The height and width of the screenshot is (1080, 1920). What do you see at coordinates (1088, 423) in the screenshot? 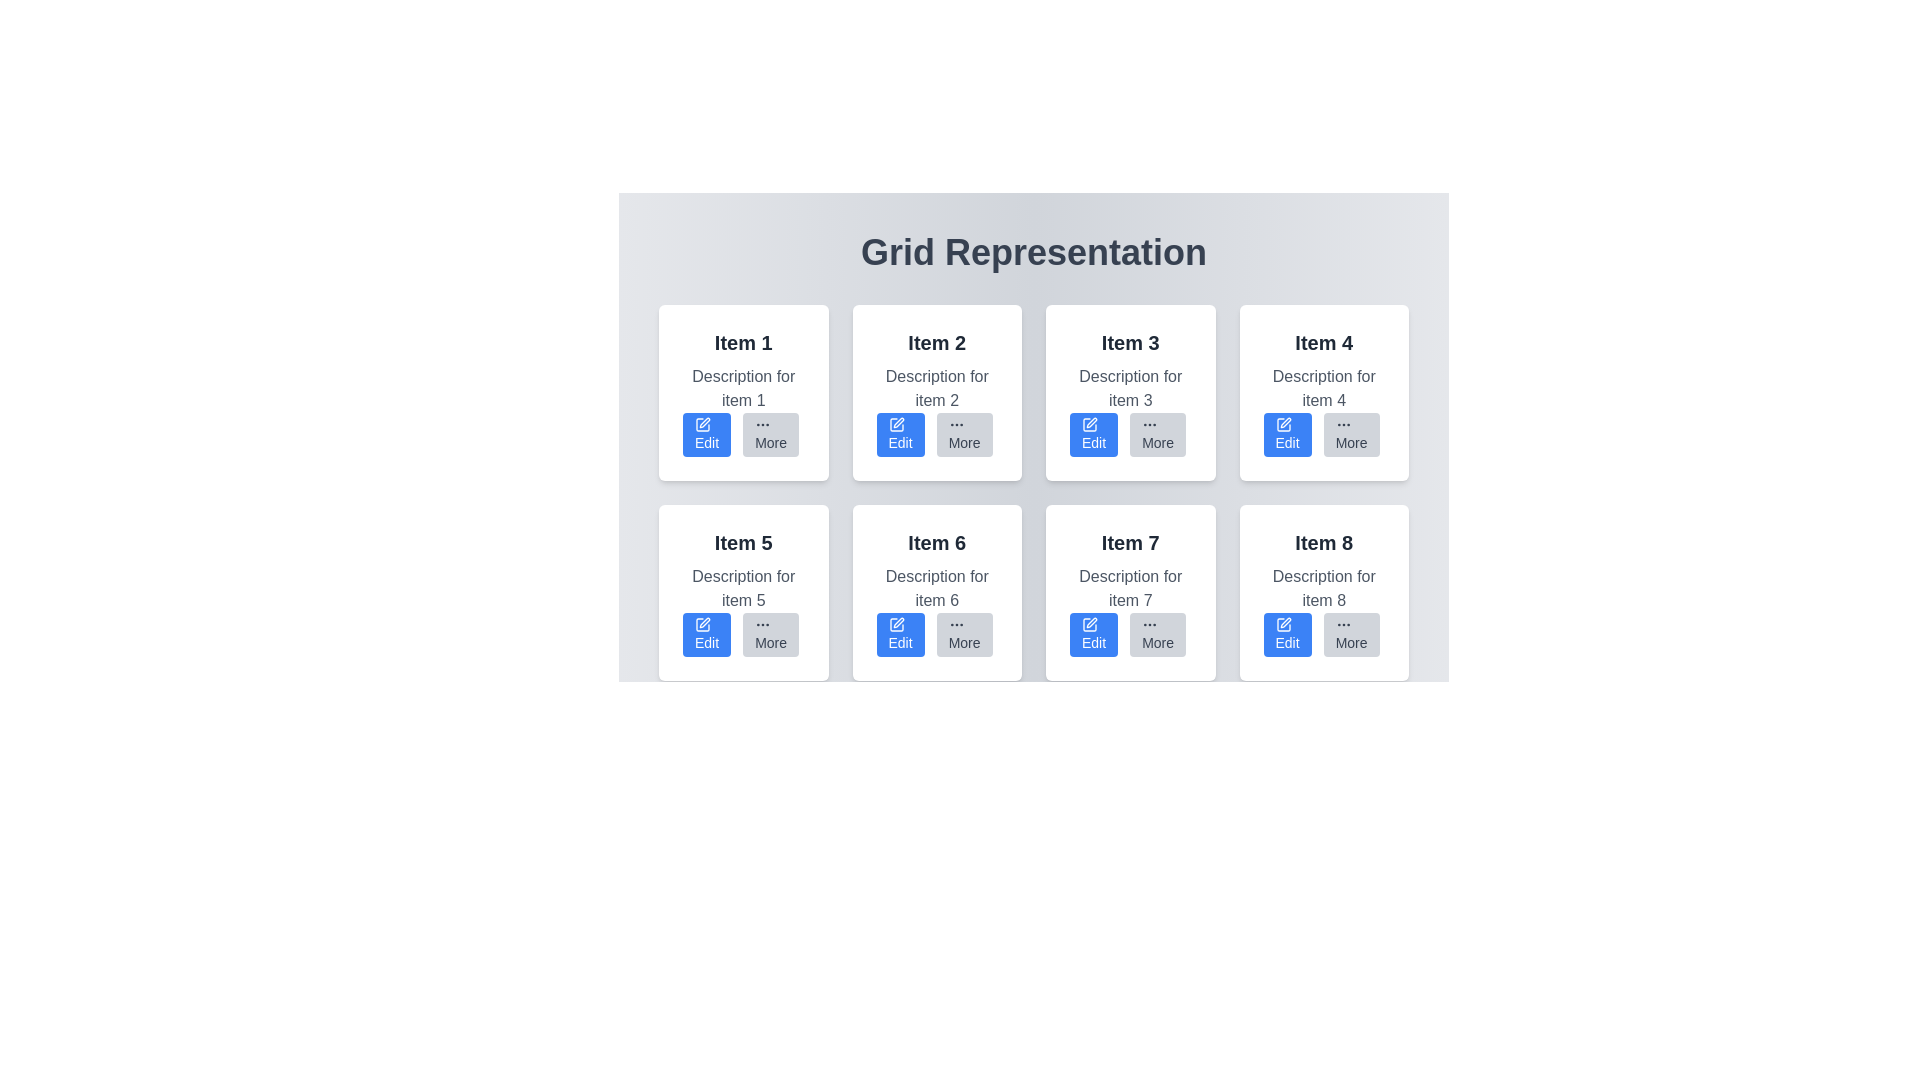
I see `the pen icon located within the 'Edit' button of the grid item labeled 'Item 3', which is in the first row and third column of the grid` at bounding box center [1088, 423].